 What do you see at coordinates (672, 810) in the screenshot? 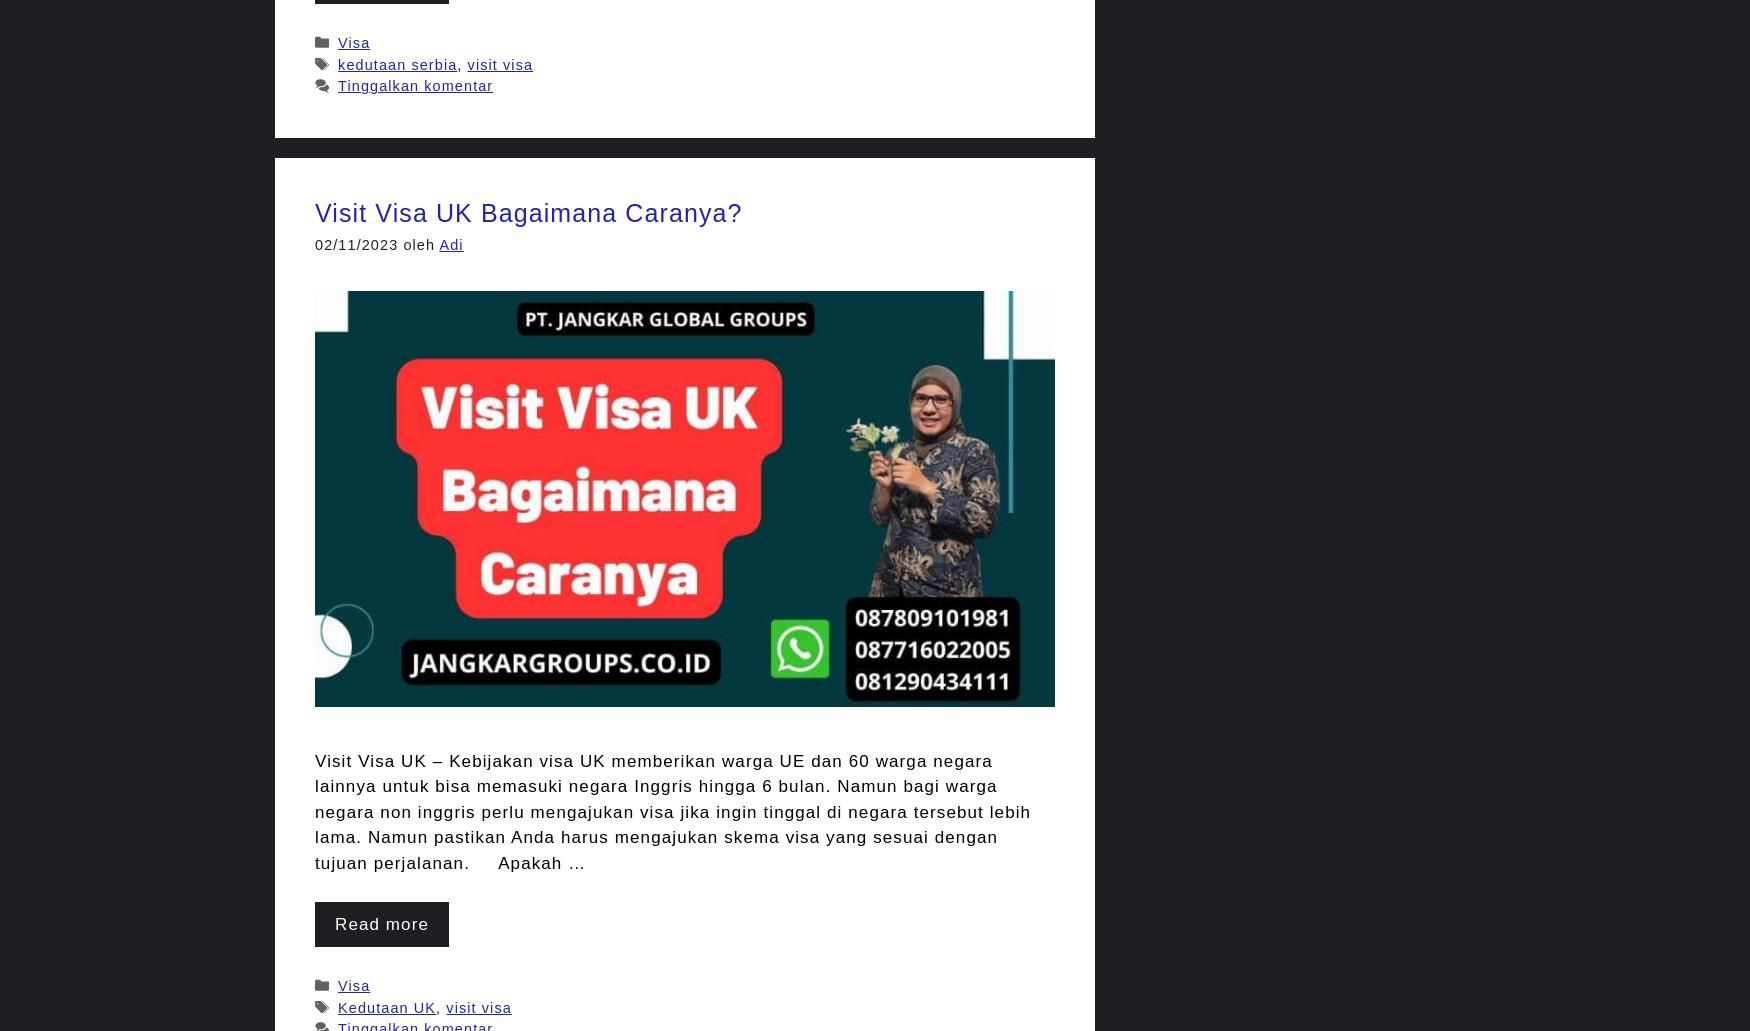
I see `'Visit Visa UK – Kebijakan visa UK memberikan warga UE dan 60 warga negara lainnya untuk bisa memasuki negara Inggris hingga 6 bulan. Namun bagi warga negara non inggris perlu mengajukan visa jika ingin tinggal di negara tersebut lebih lama. Namun pastikan Anda harus mengajukan skema visa yang sesuai dengan tujuan perjalanan.     Apakah …'` at bounding box center [672, 810].